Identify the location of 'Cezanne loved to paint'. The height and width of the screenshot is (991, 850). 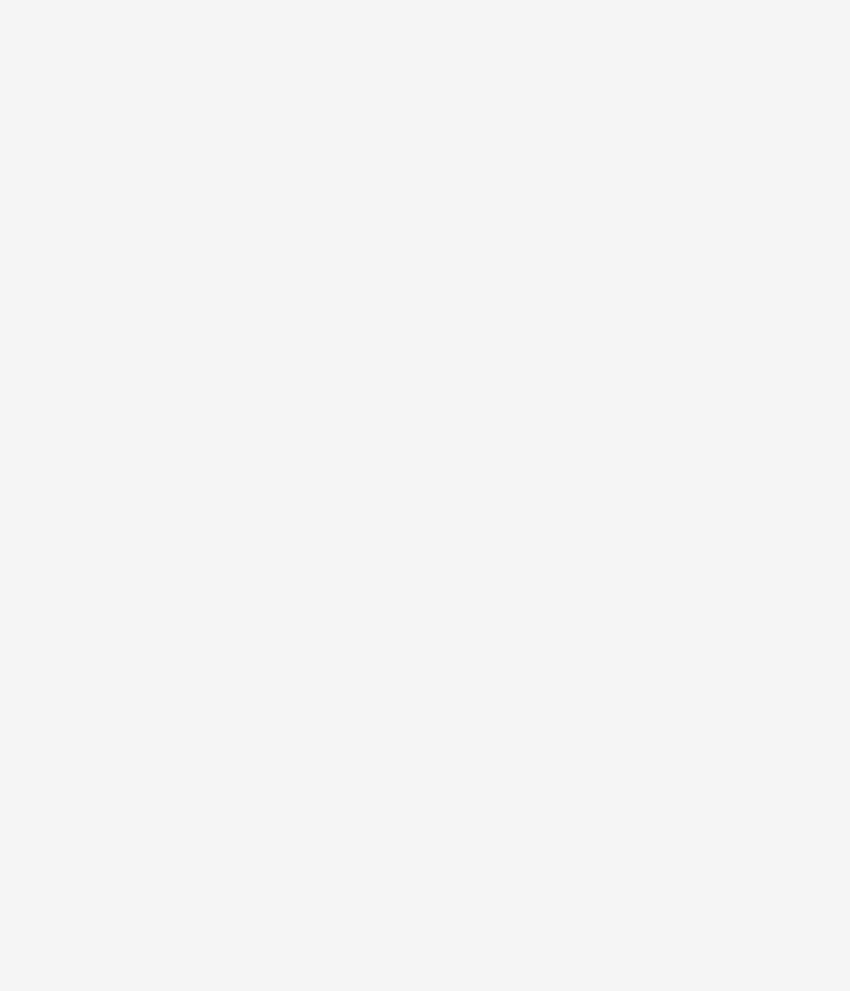
(54, 303).